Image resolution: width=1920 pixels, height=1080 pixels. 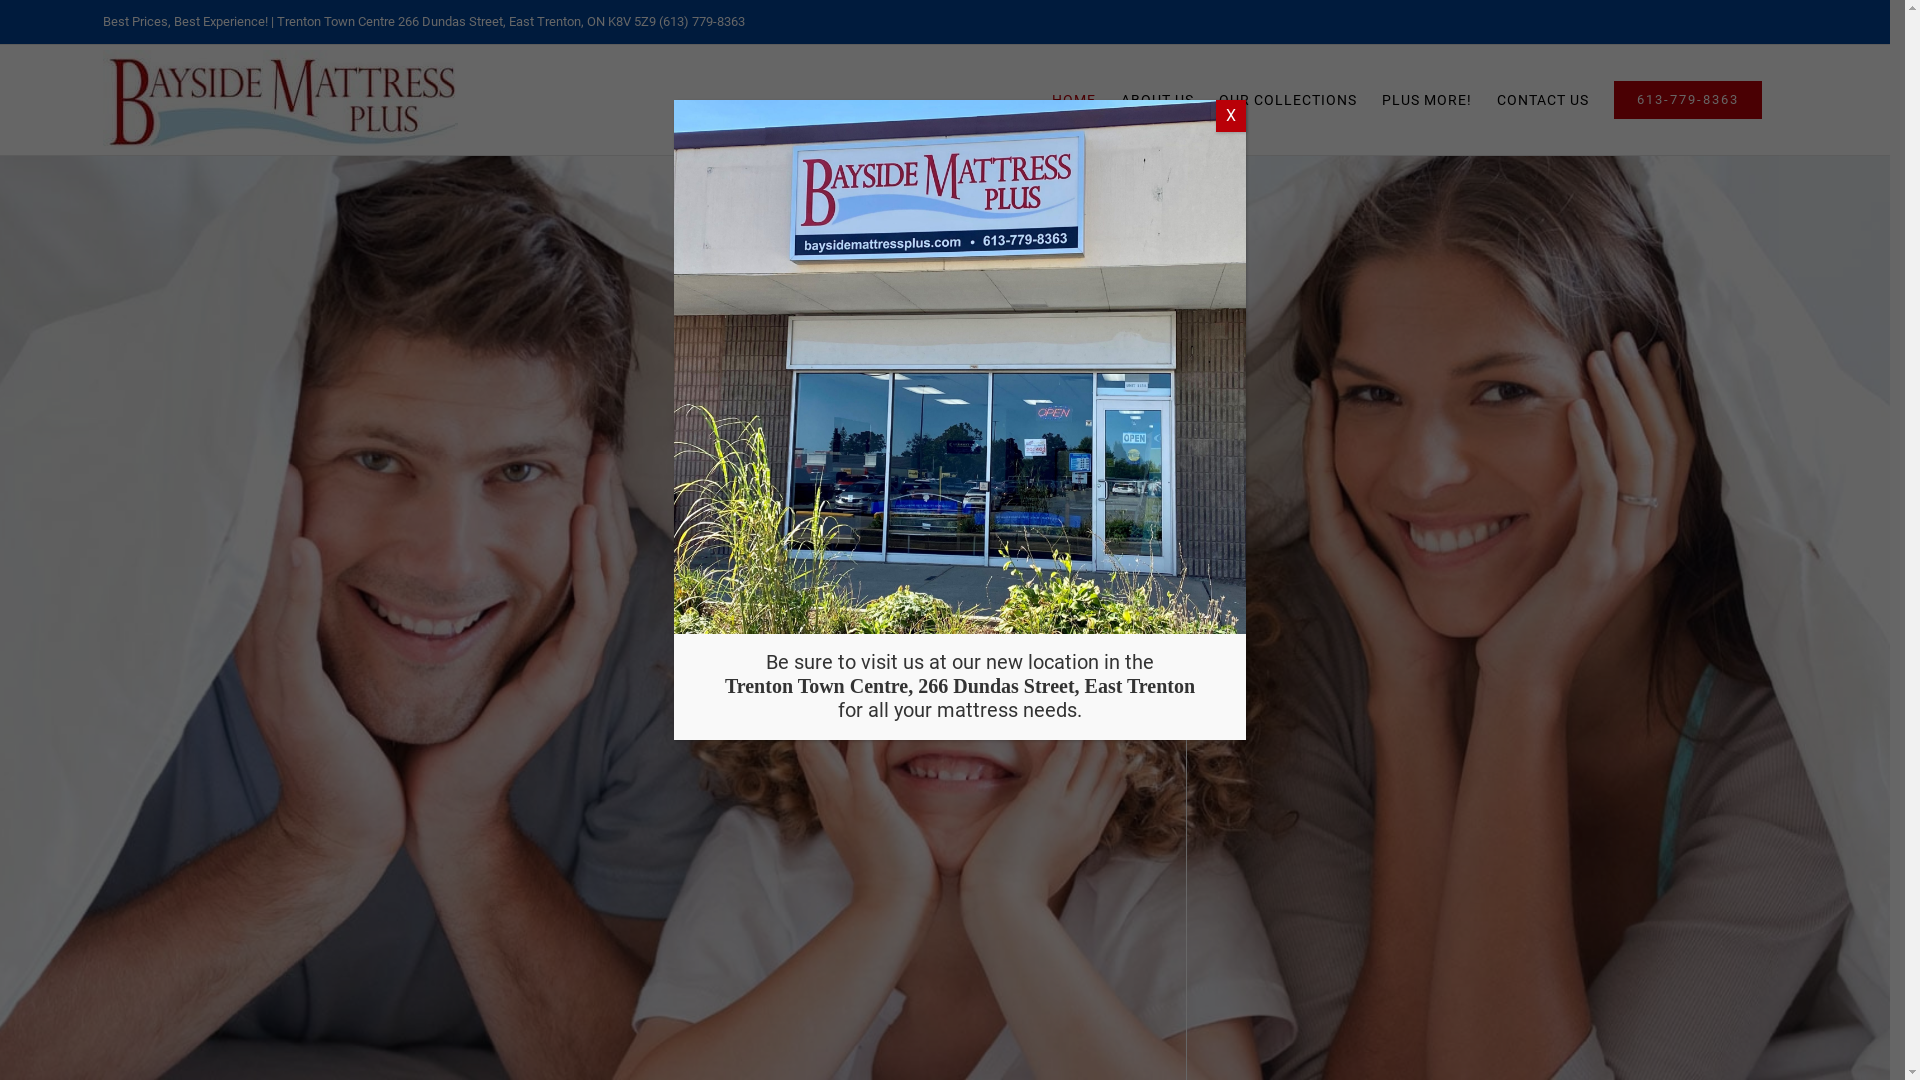 I want to click on 'ABOUT US', so click(x=1157, y=100).